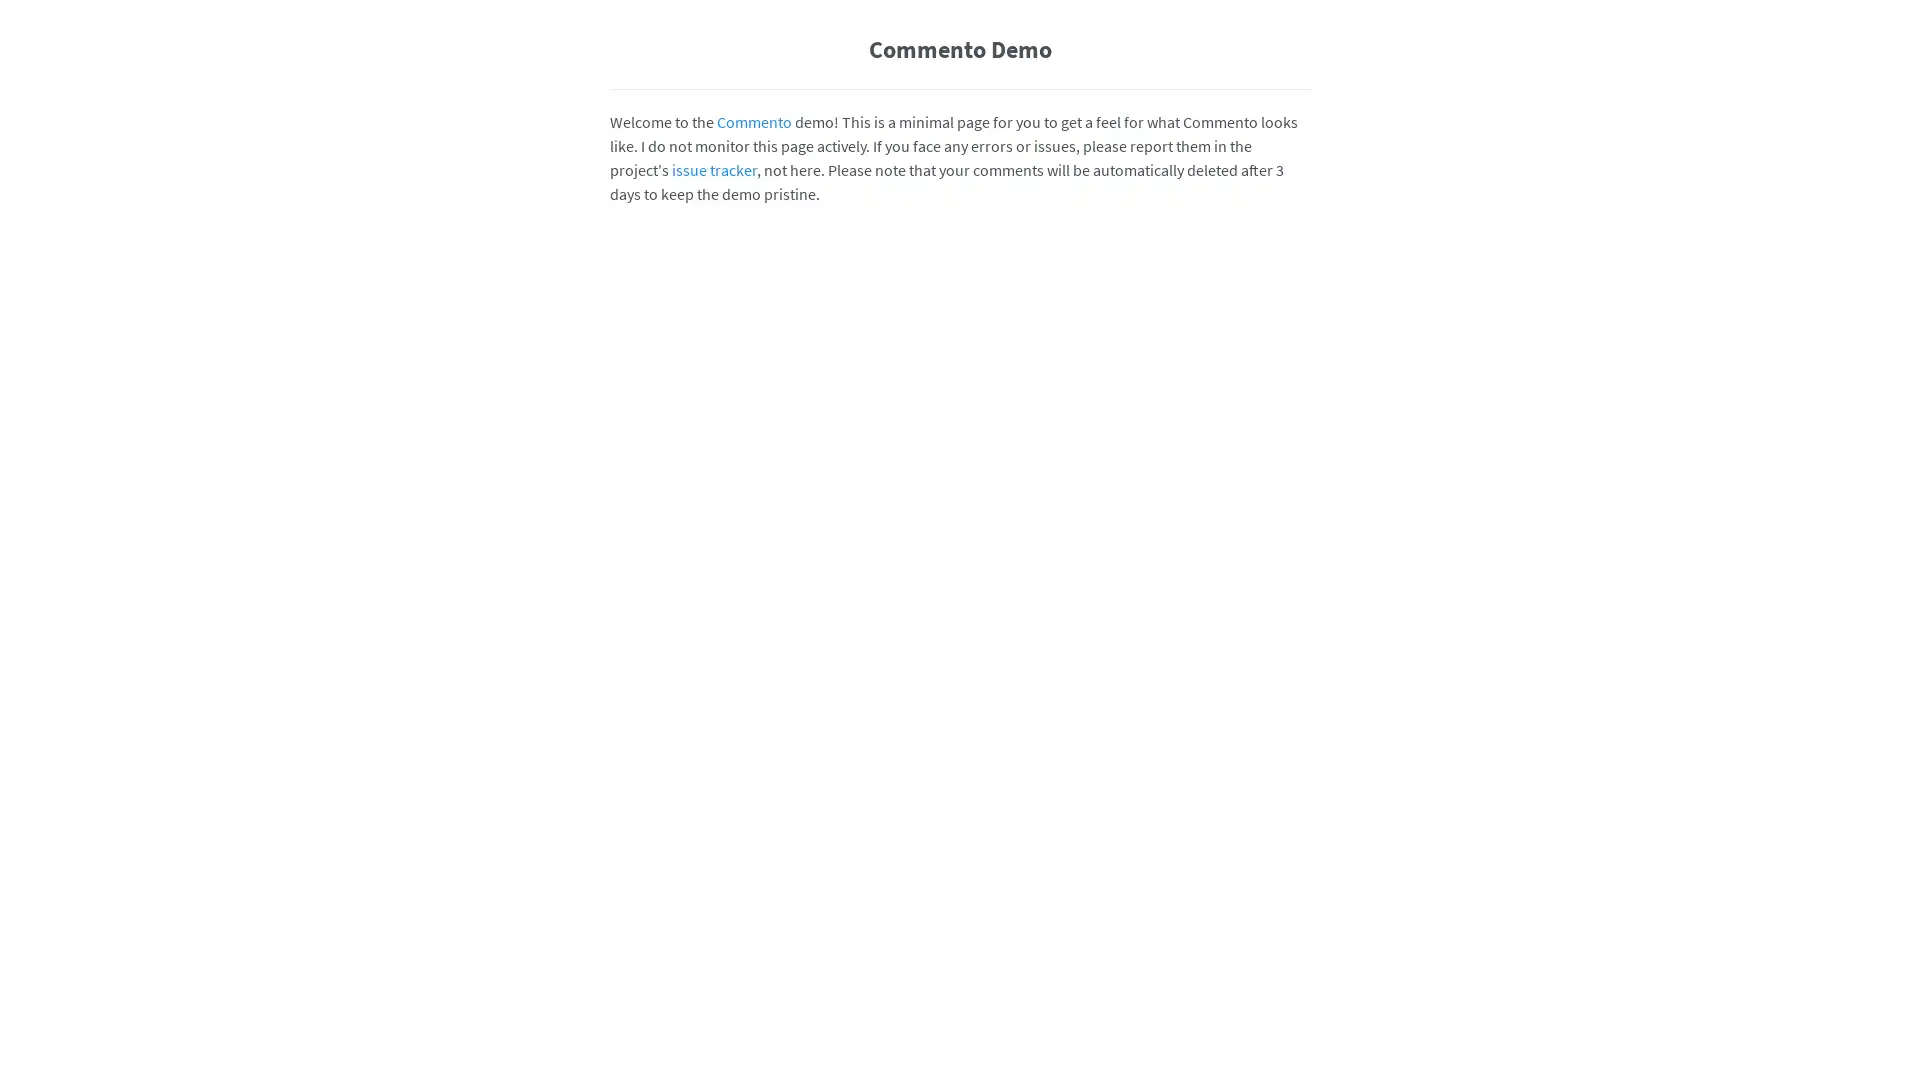  What do you see at coordinates (1232, 925) in the screenshot?
I see `Upvote` at bounding box center [1232, 925].